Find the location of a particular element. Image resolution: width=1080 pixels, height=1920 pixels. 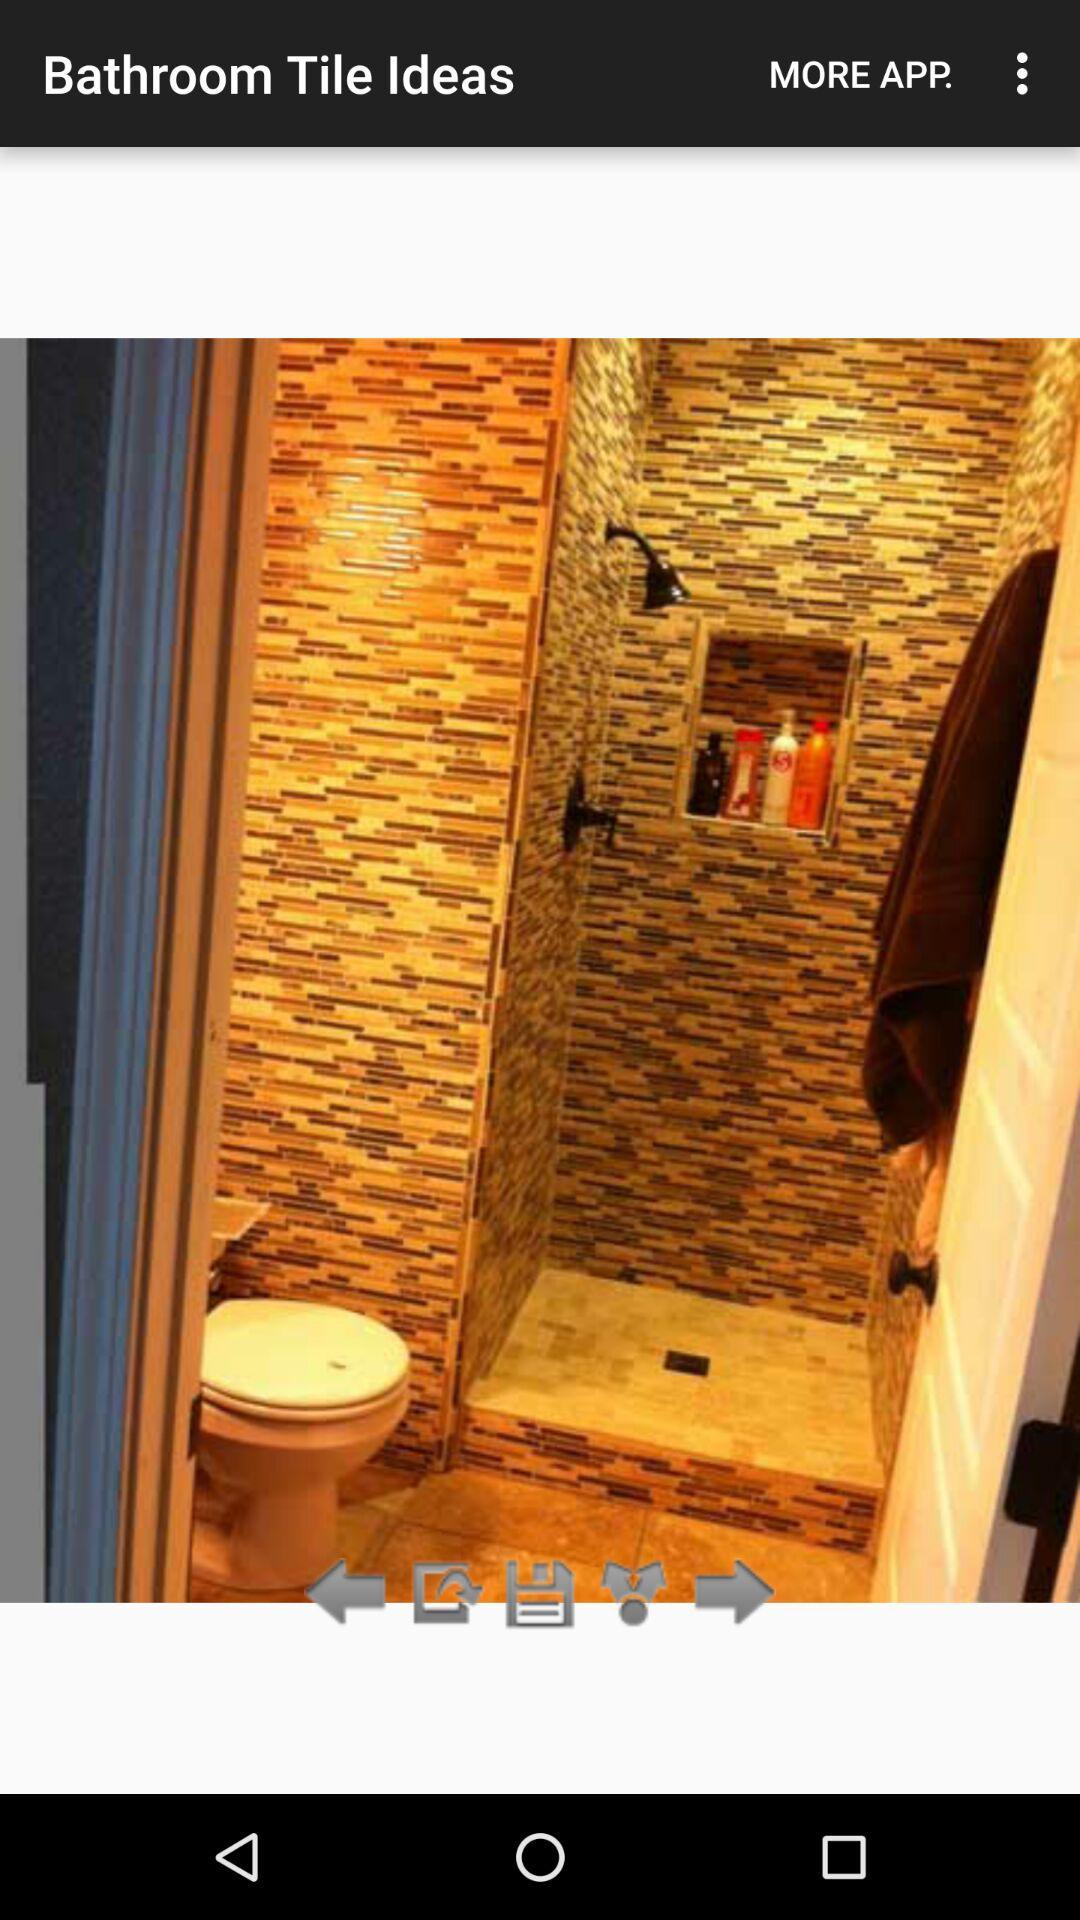

the arrow_forward icon is located at coordinates (729, 1593).